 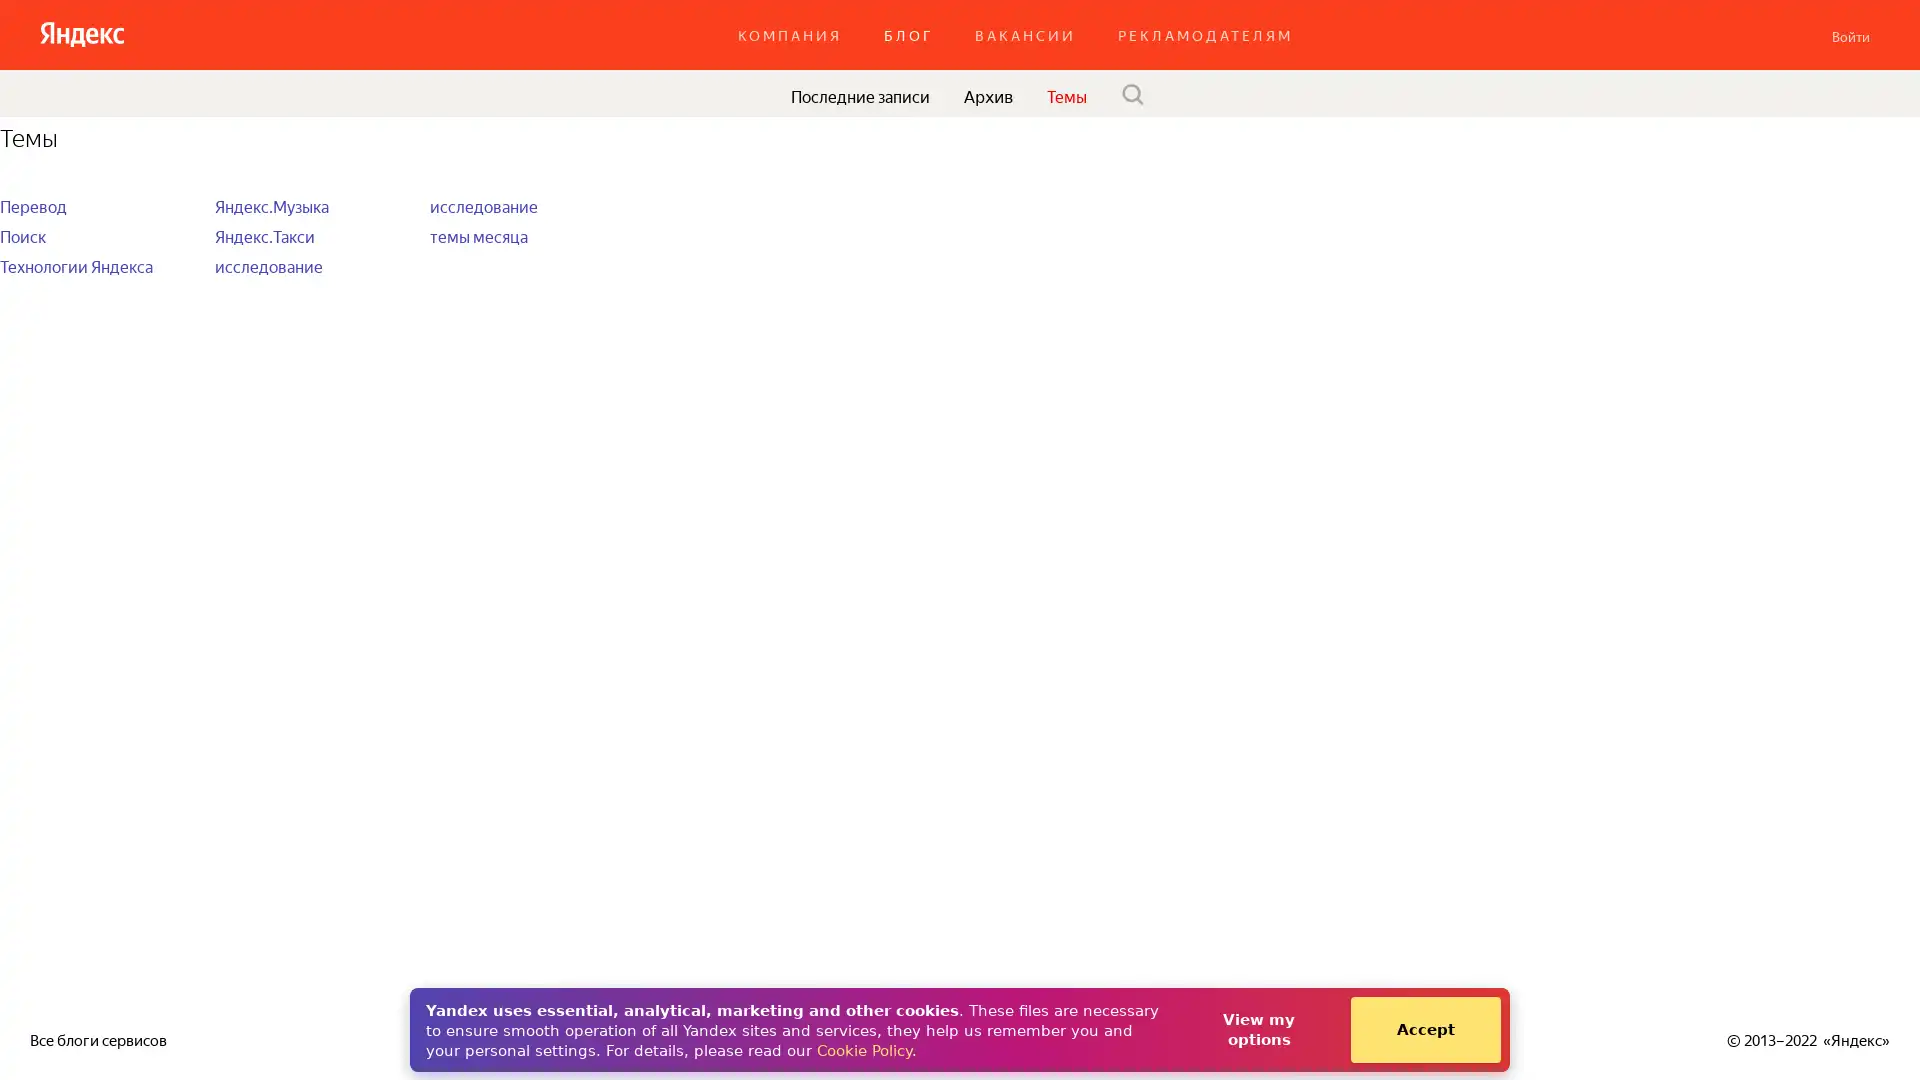 What do you see at coordinates (1424, 1029) in the screenshot?
I see `Accept` at bounding box center [1424, 1029].